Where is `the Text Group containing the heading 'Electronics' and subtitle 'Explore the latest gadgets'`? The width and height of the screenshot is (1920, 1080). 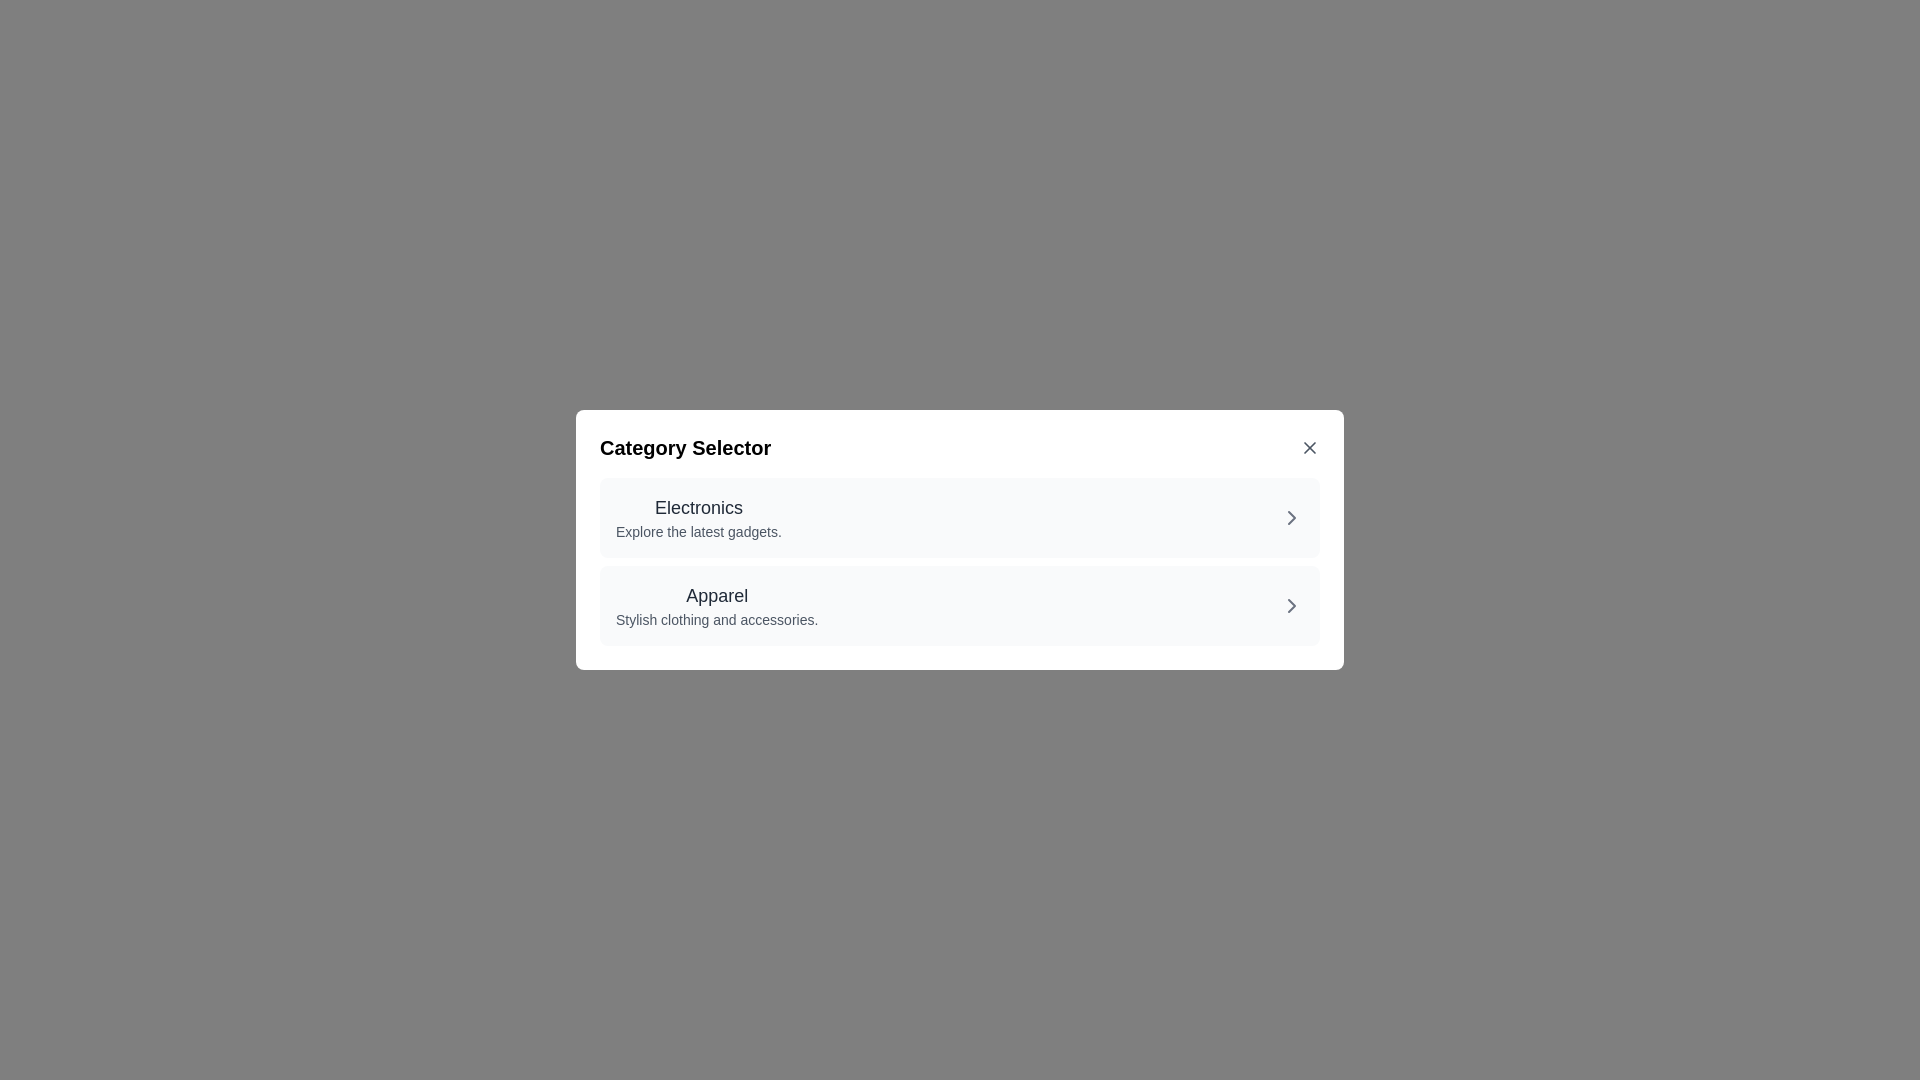 the Text Group containing the heading 'Electronics' and subtitle 'Explore the latest gadgets' is located at coordinates (698, 516).